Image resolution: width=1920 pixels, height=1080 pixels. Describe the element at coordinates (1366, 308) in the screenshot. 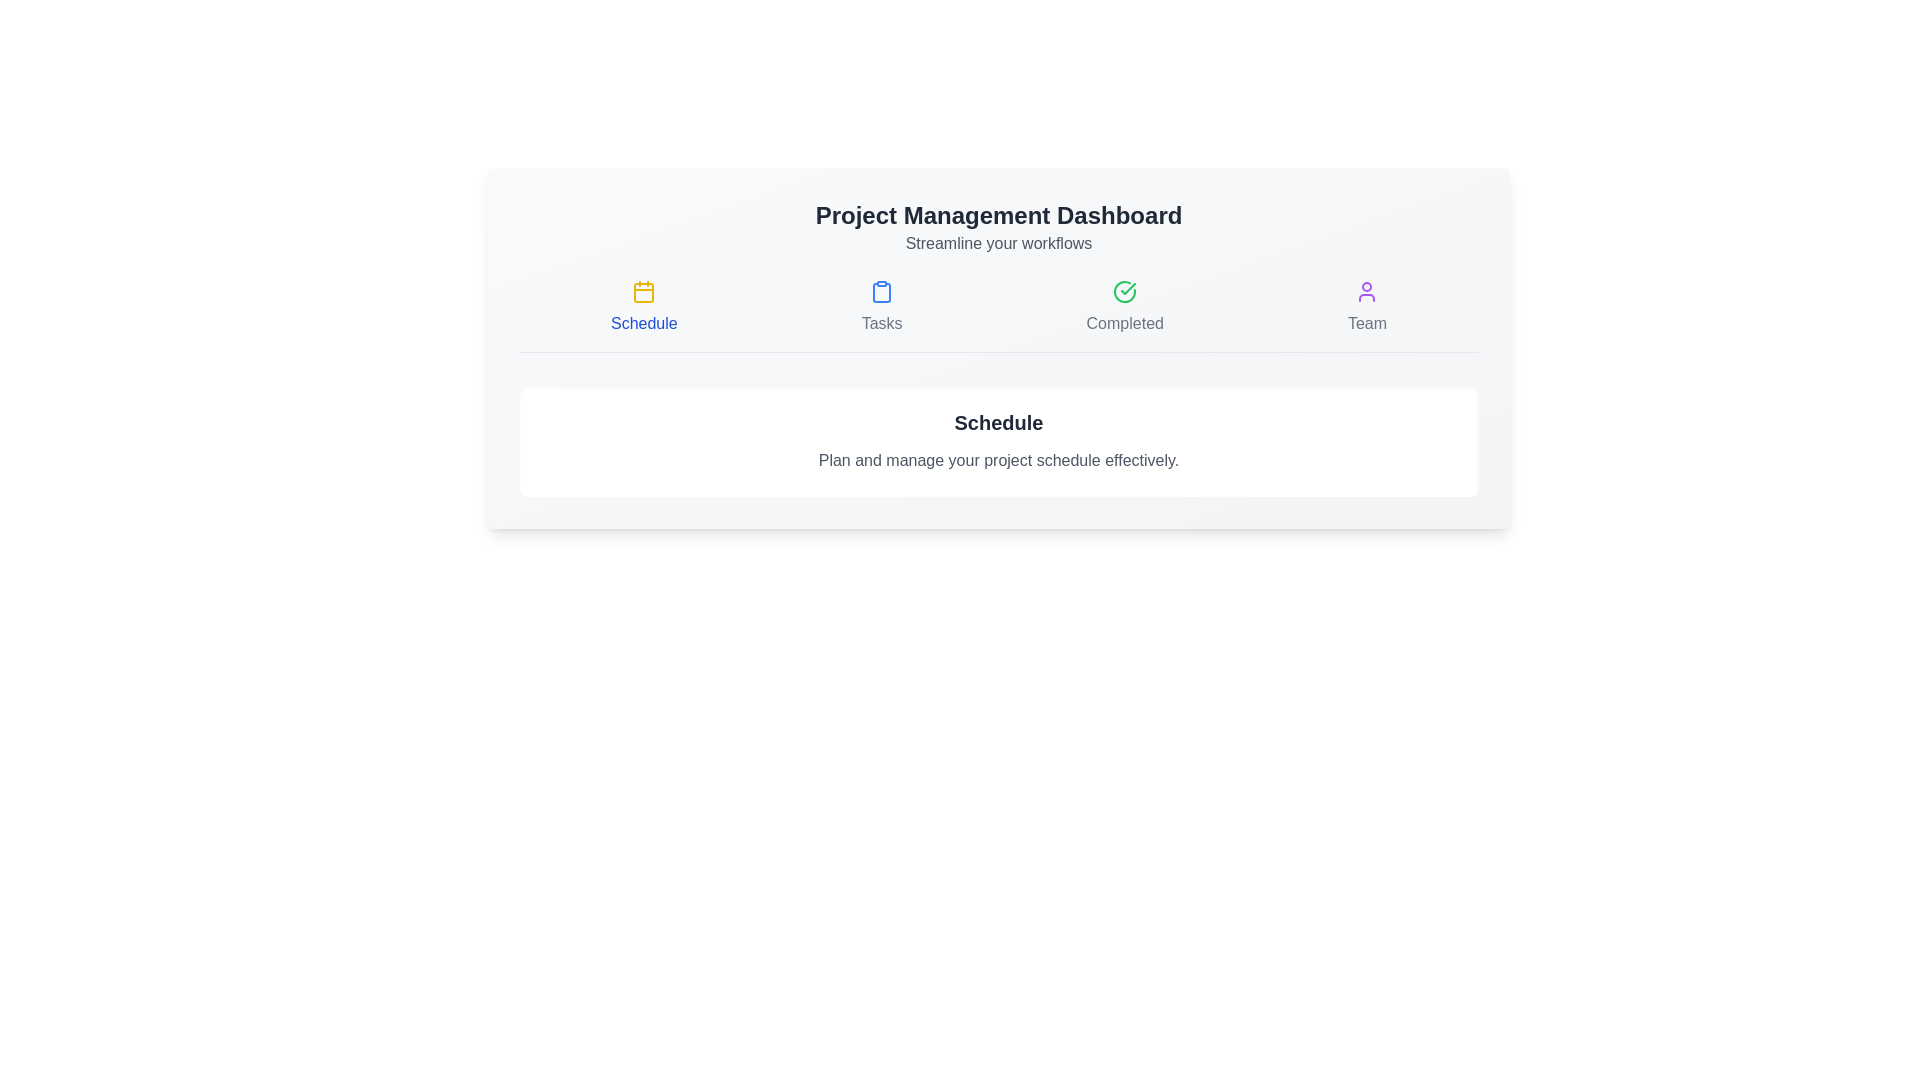

I see `the tab named Team` at that location.